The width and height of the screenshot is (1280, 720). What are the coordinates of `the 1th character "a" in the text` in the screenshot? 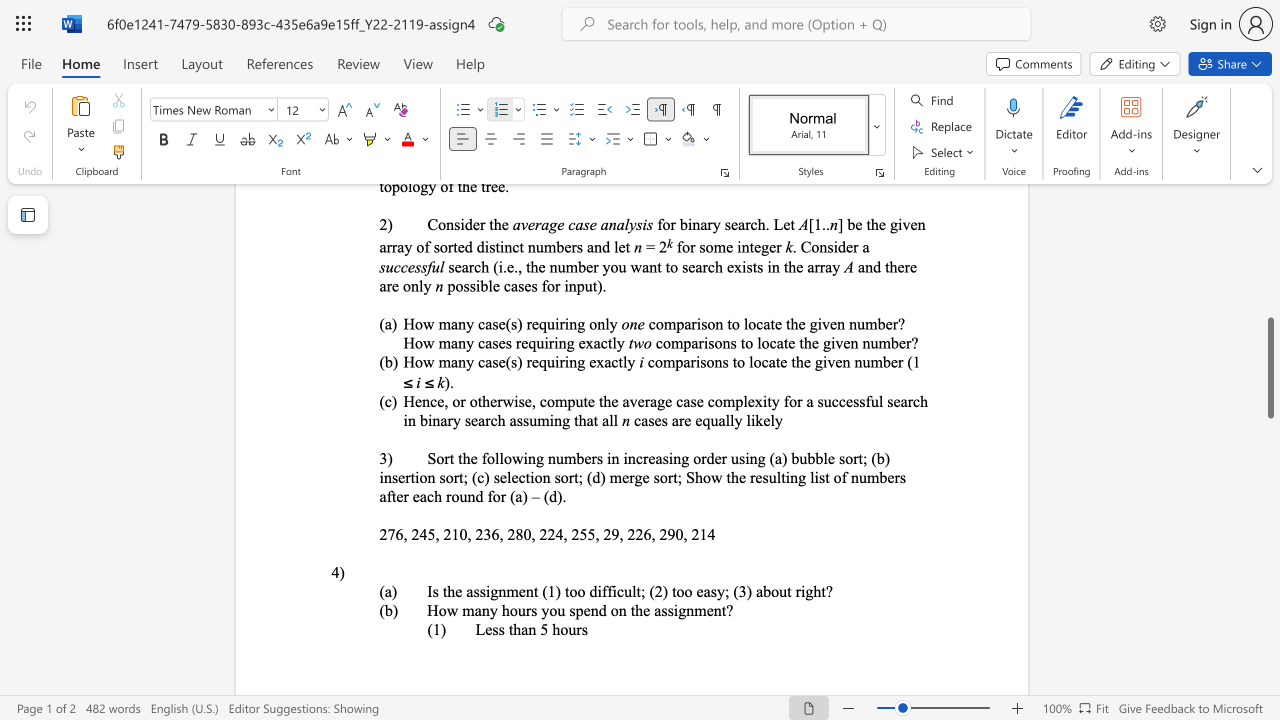 It's located at (524, 628).